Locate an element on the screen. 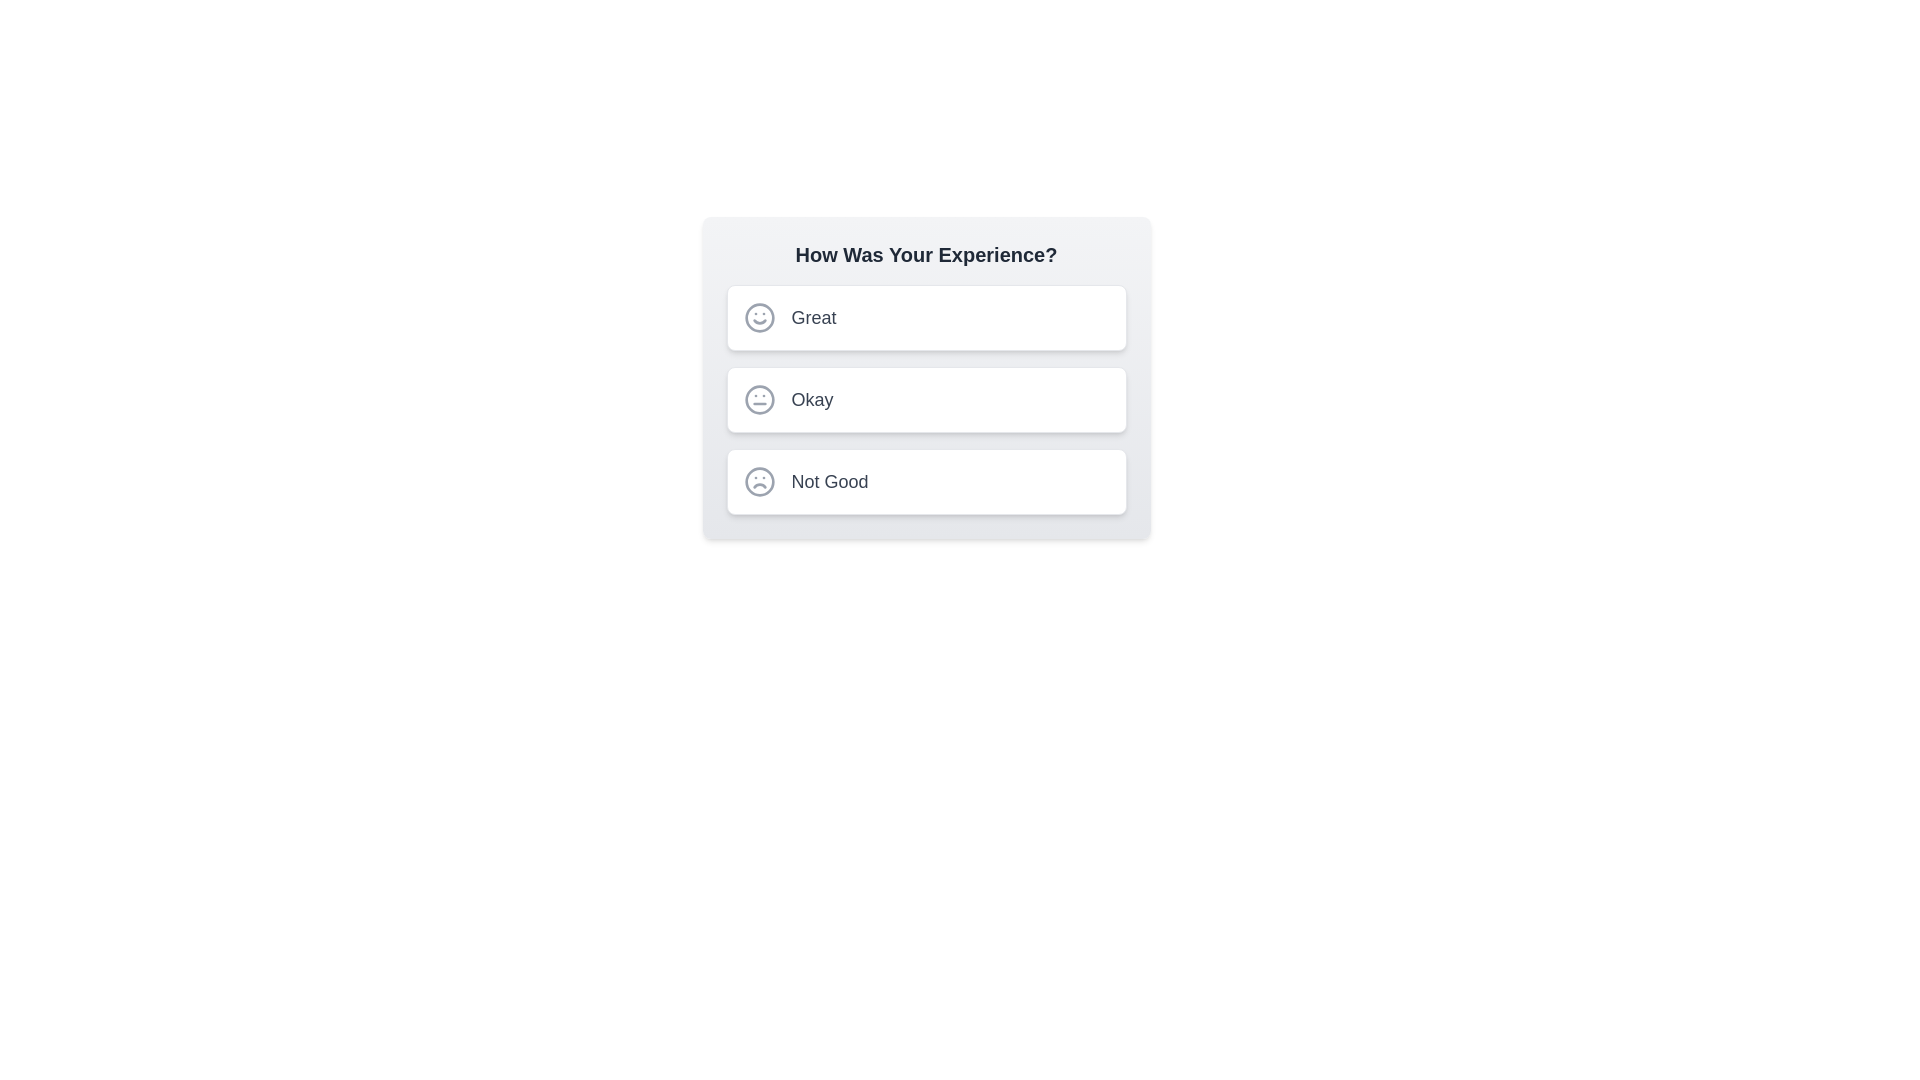 This screenshot has width=1920, height=1080. the sentiment icon representing 'Okay' in the feedback options list titled 'How Was Your Experience?'. This icon is located in the second row within the card labeled 'Okay' is located at coordinates (758, 400).